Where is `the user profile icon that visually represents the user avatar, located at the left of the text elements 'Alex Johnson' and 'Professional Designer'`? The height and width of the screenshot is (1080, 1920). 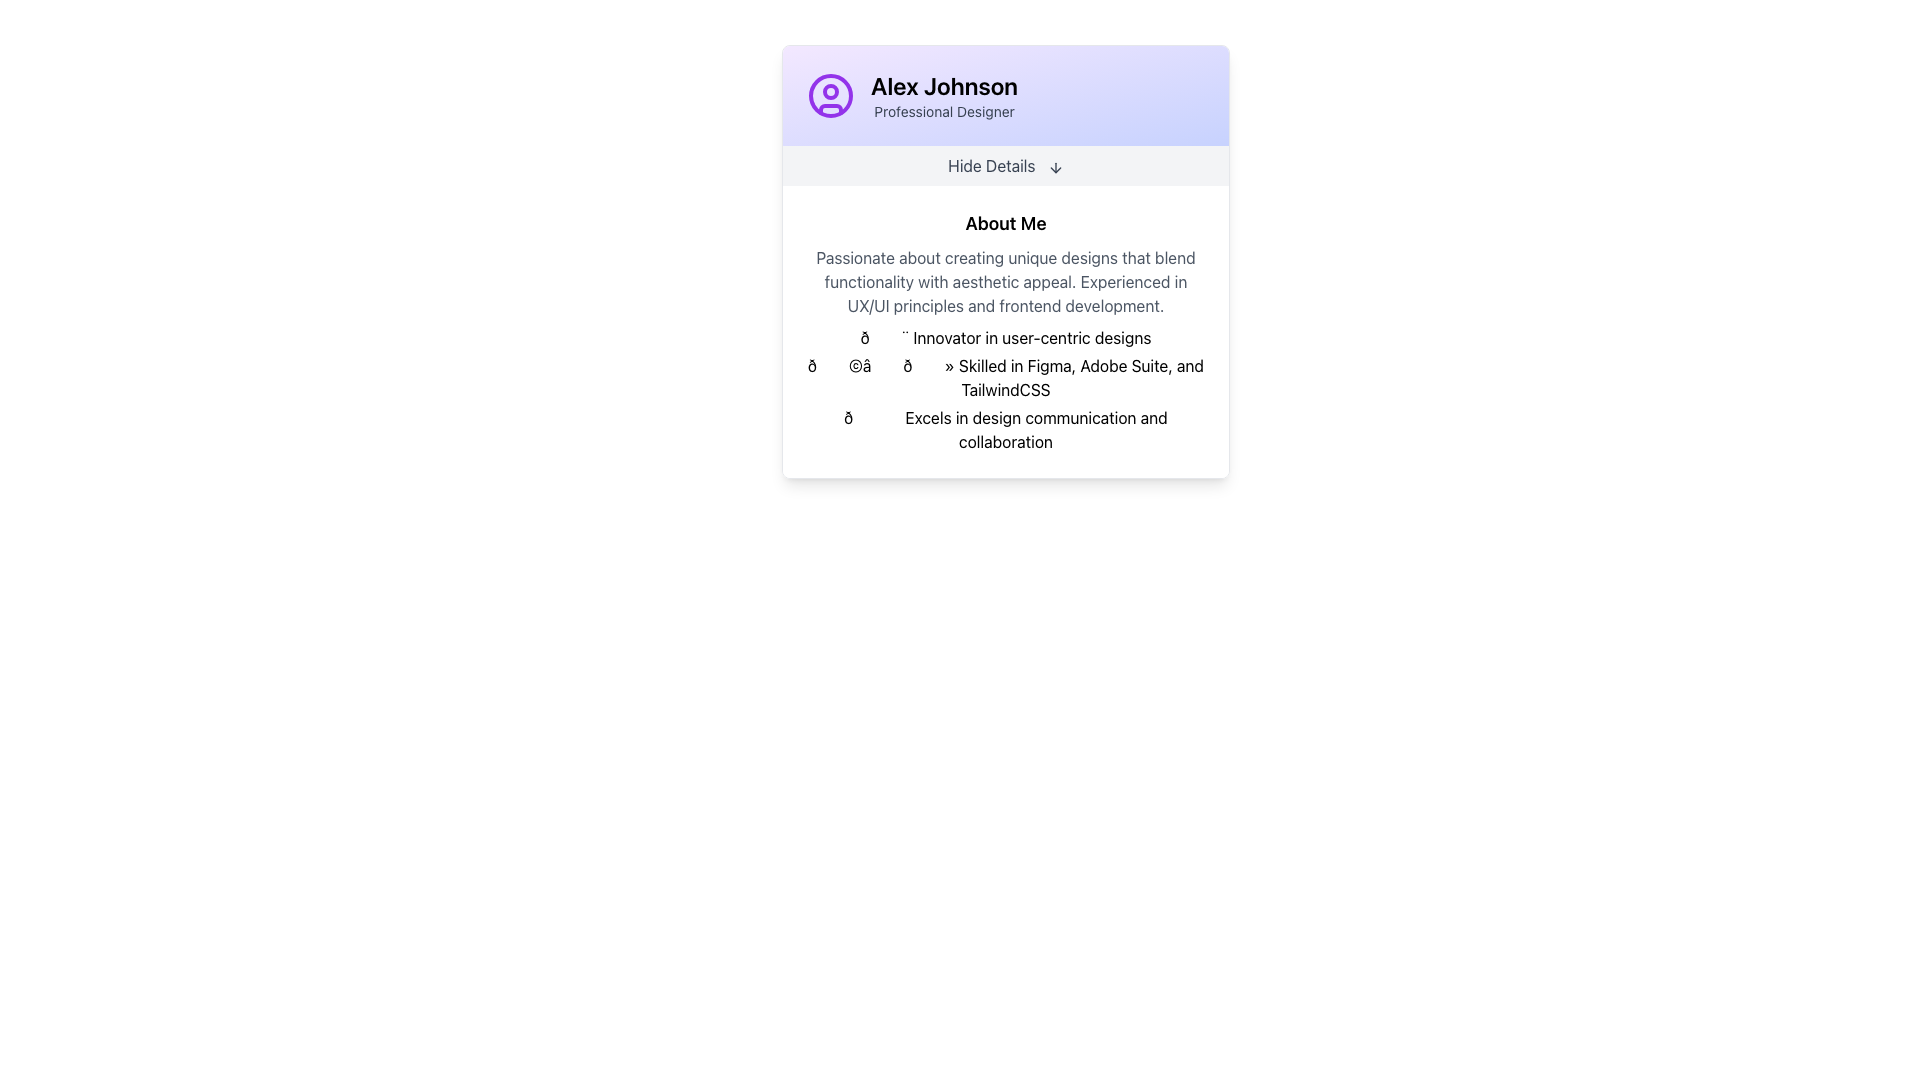 the user profile icon that visually represents the user avatar, located at the left of the text elements 'Alex Johnson' and 'Professional Designer' is located at coordinates (830, 96).